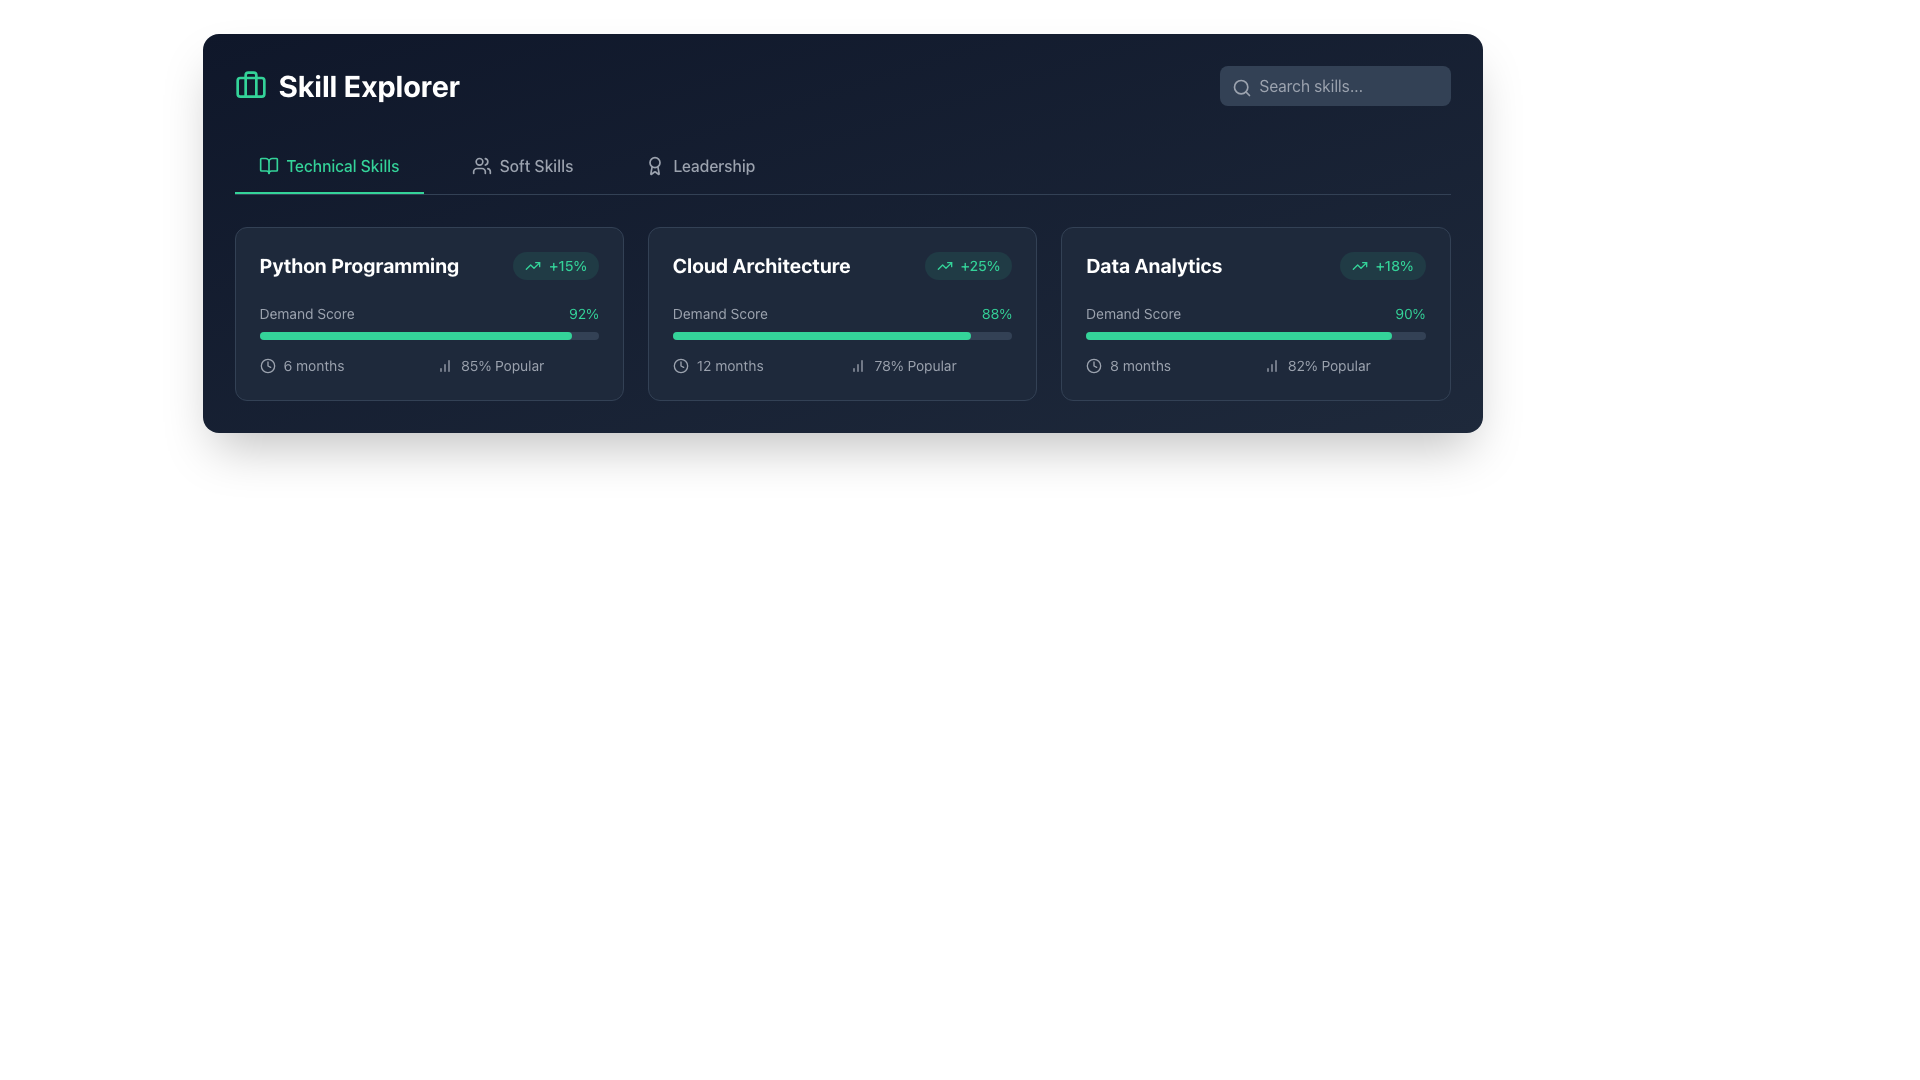 This screenshot has width=1920, height=1080. I want to click on the Text Label with Icon that provides information about the popularity or rating related to the 'Python Programming' skill, located inside the panel labeled 'Python Programming' towards the bottom, adjacent to the '6 months' label, so click(518, 366).